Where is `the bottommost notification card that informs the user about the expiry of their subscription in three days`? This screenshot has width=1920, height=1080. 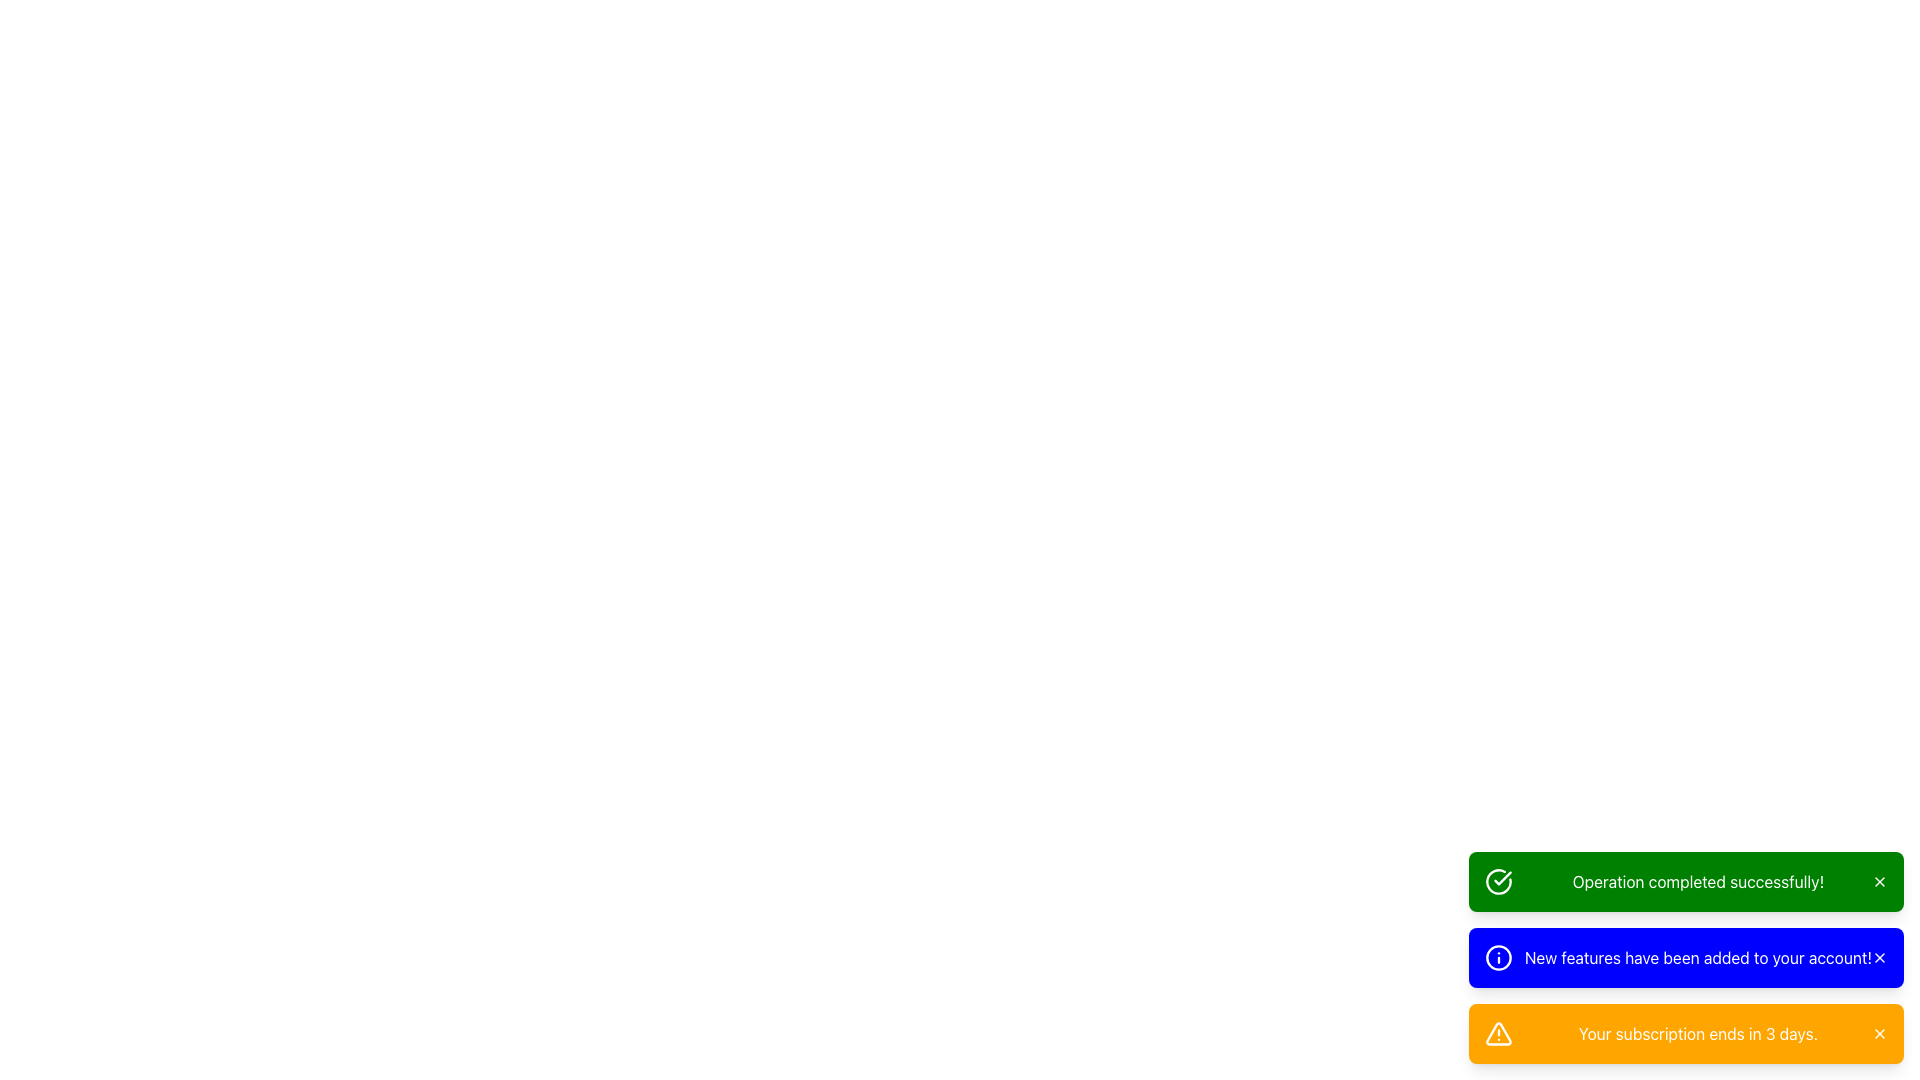 the bottommost notification card that informs the user about the expiry of their subscription in three days is located at coordinates (1685, 1033).